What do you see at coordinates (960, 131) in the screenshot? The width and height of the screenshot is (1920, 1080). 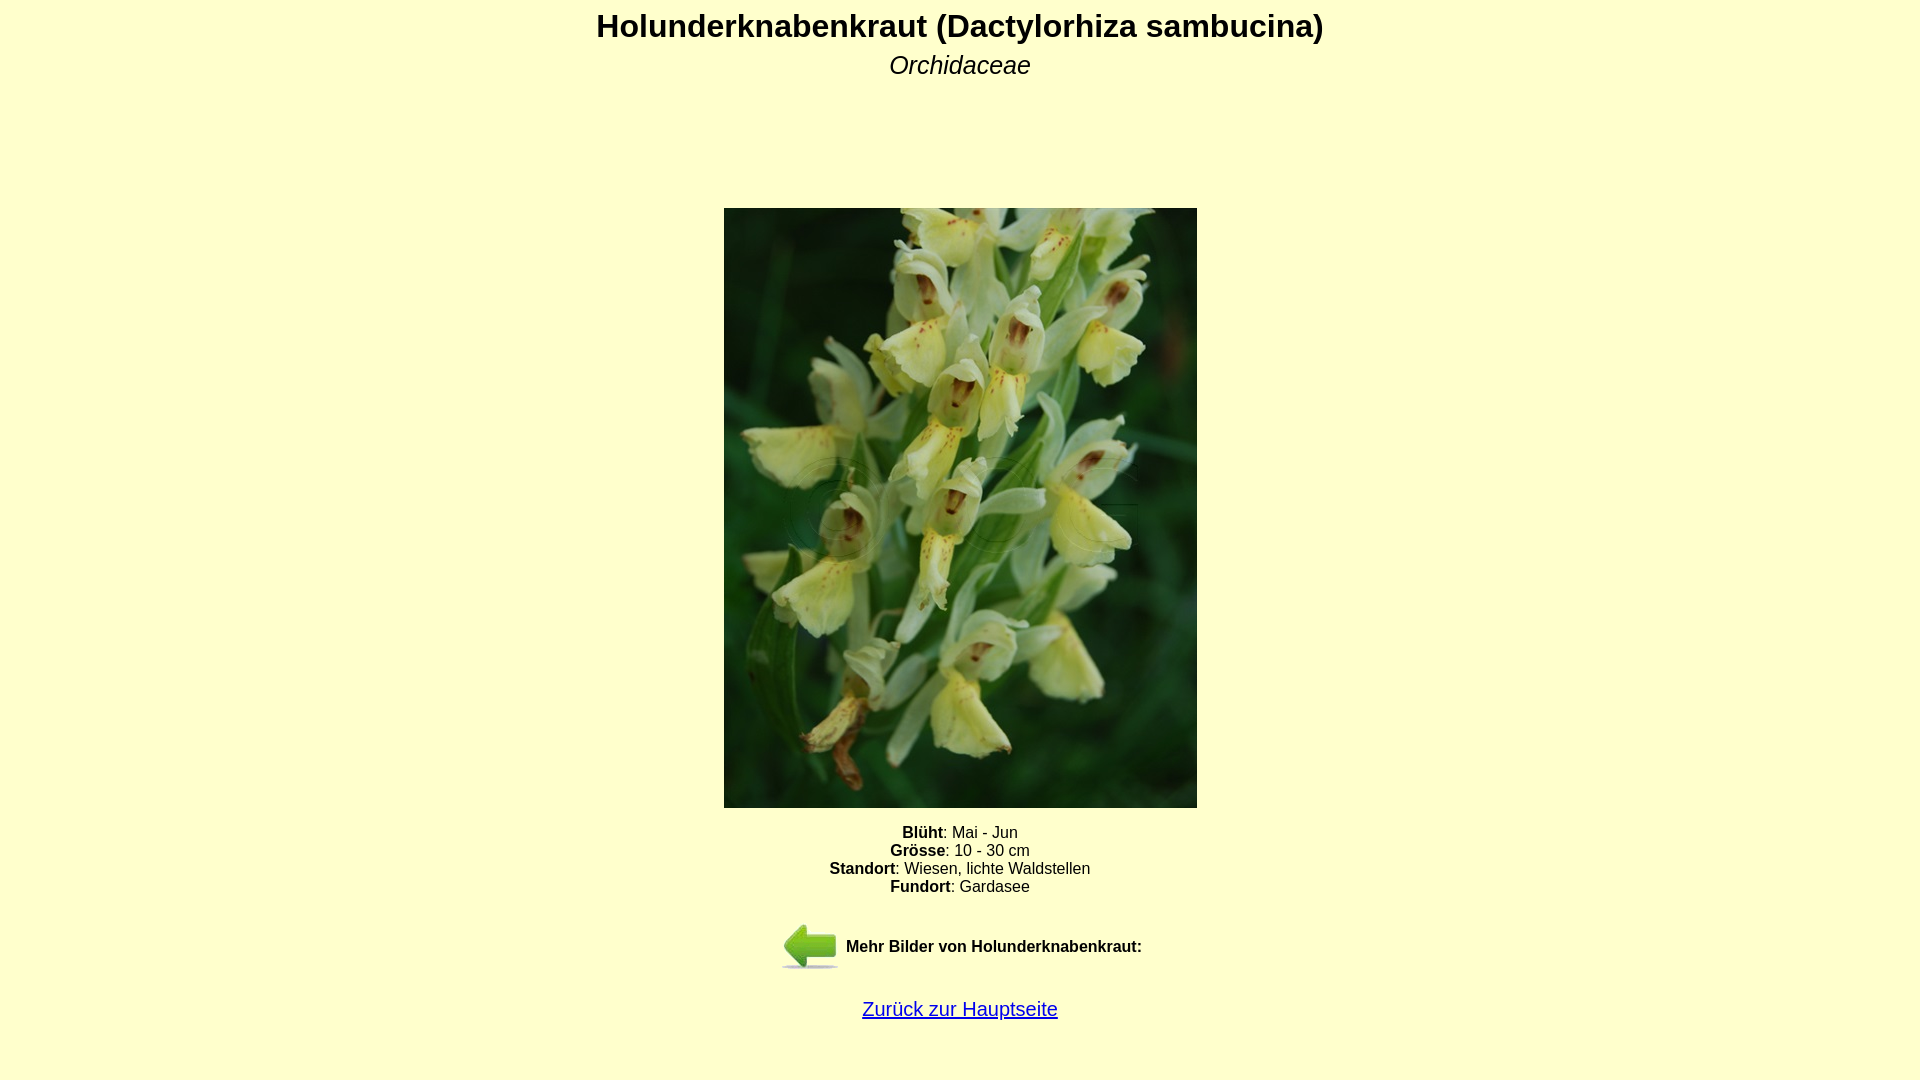 I see `'Advertisement'` at bounding box center [960, 131].